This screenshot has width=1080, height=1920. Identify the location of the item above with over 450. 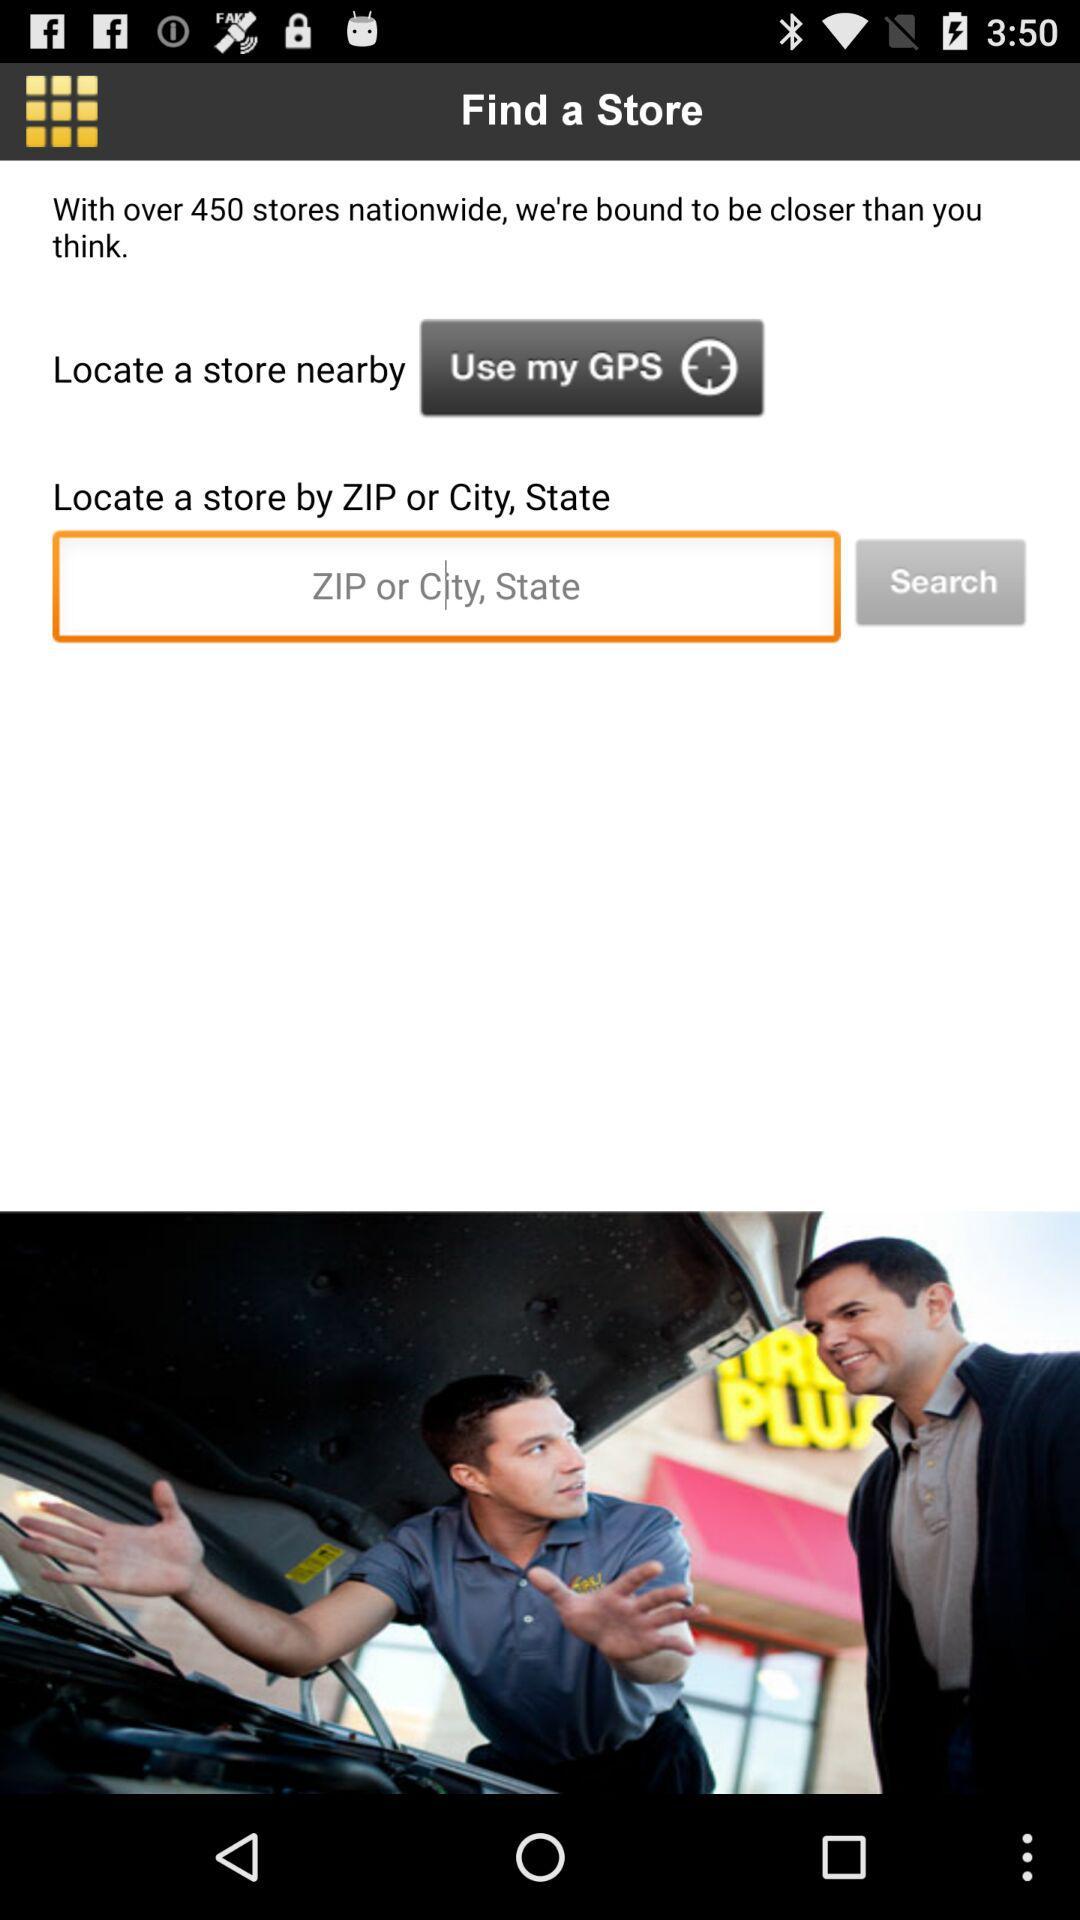
(60, 110).